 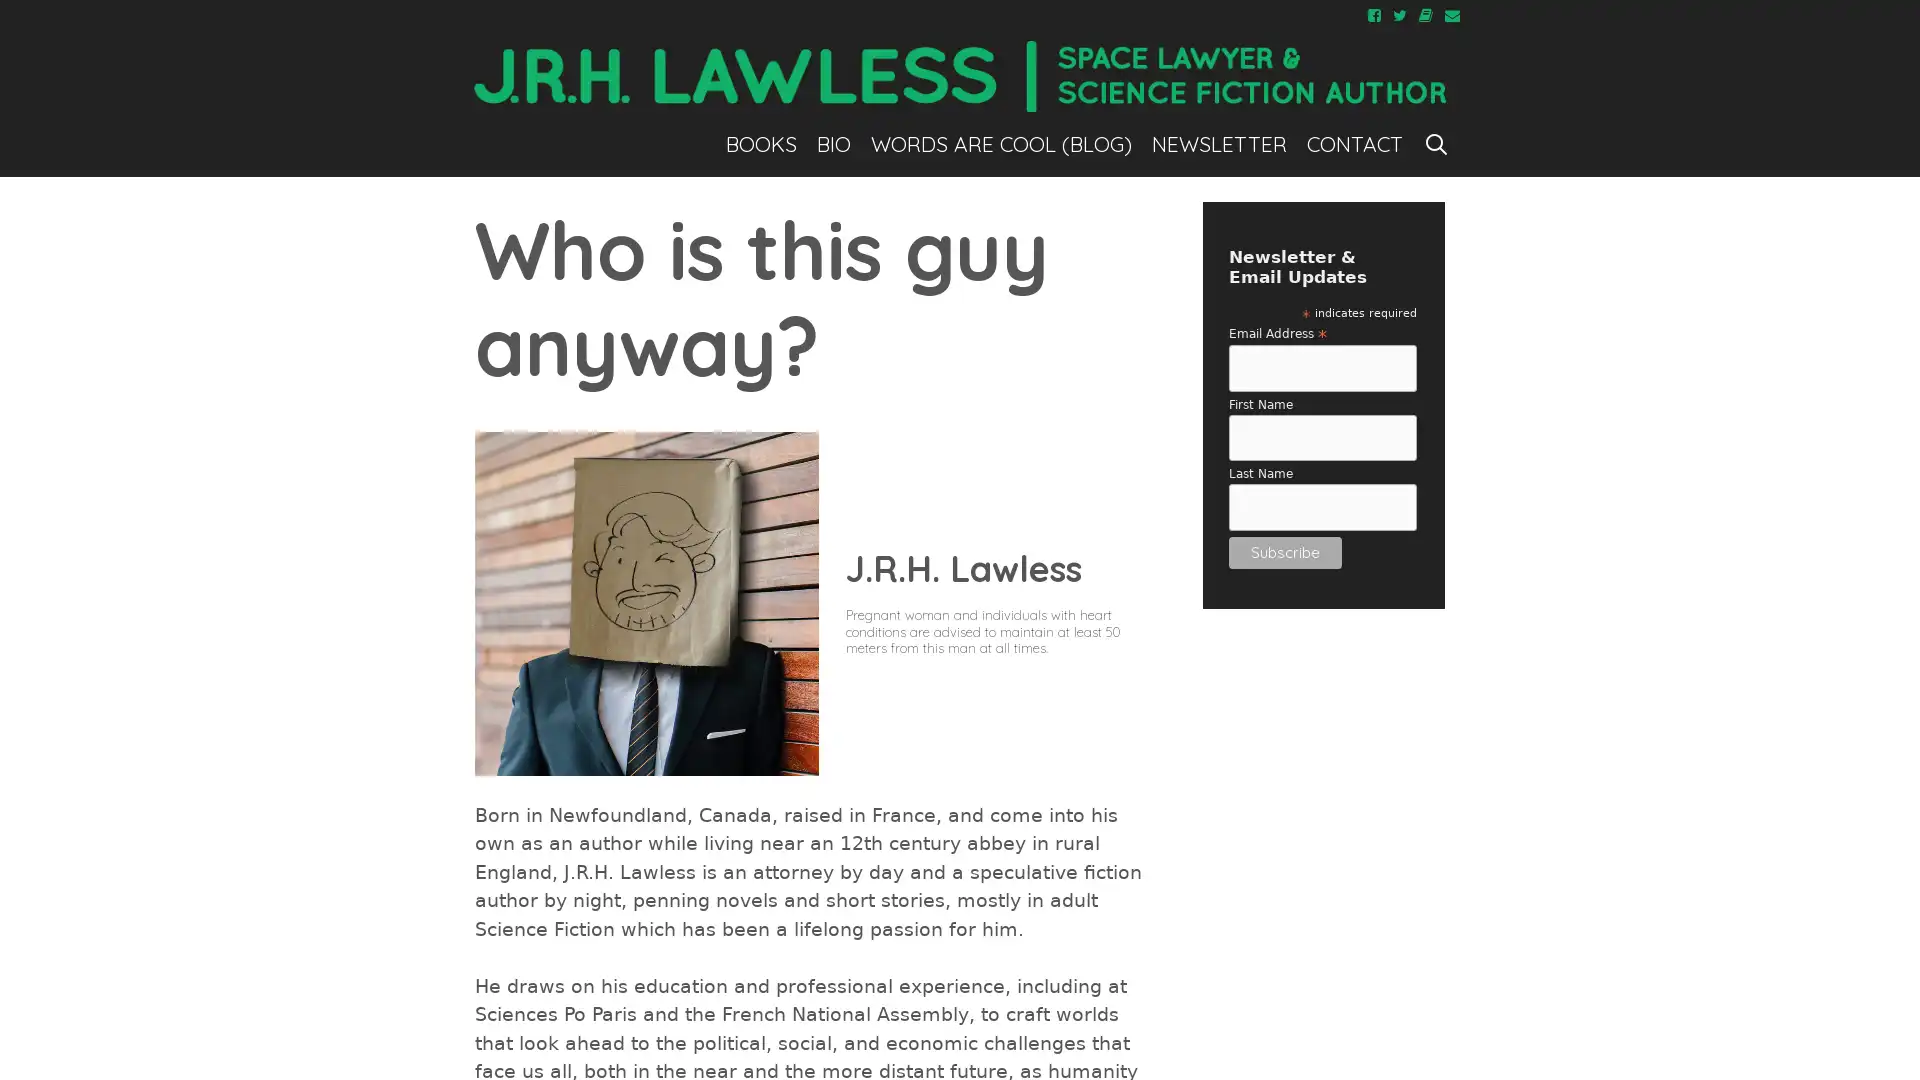 I want to click on Subscribe, so click(x=1284, y=551).